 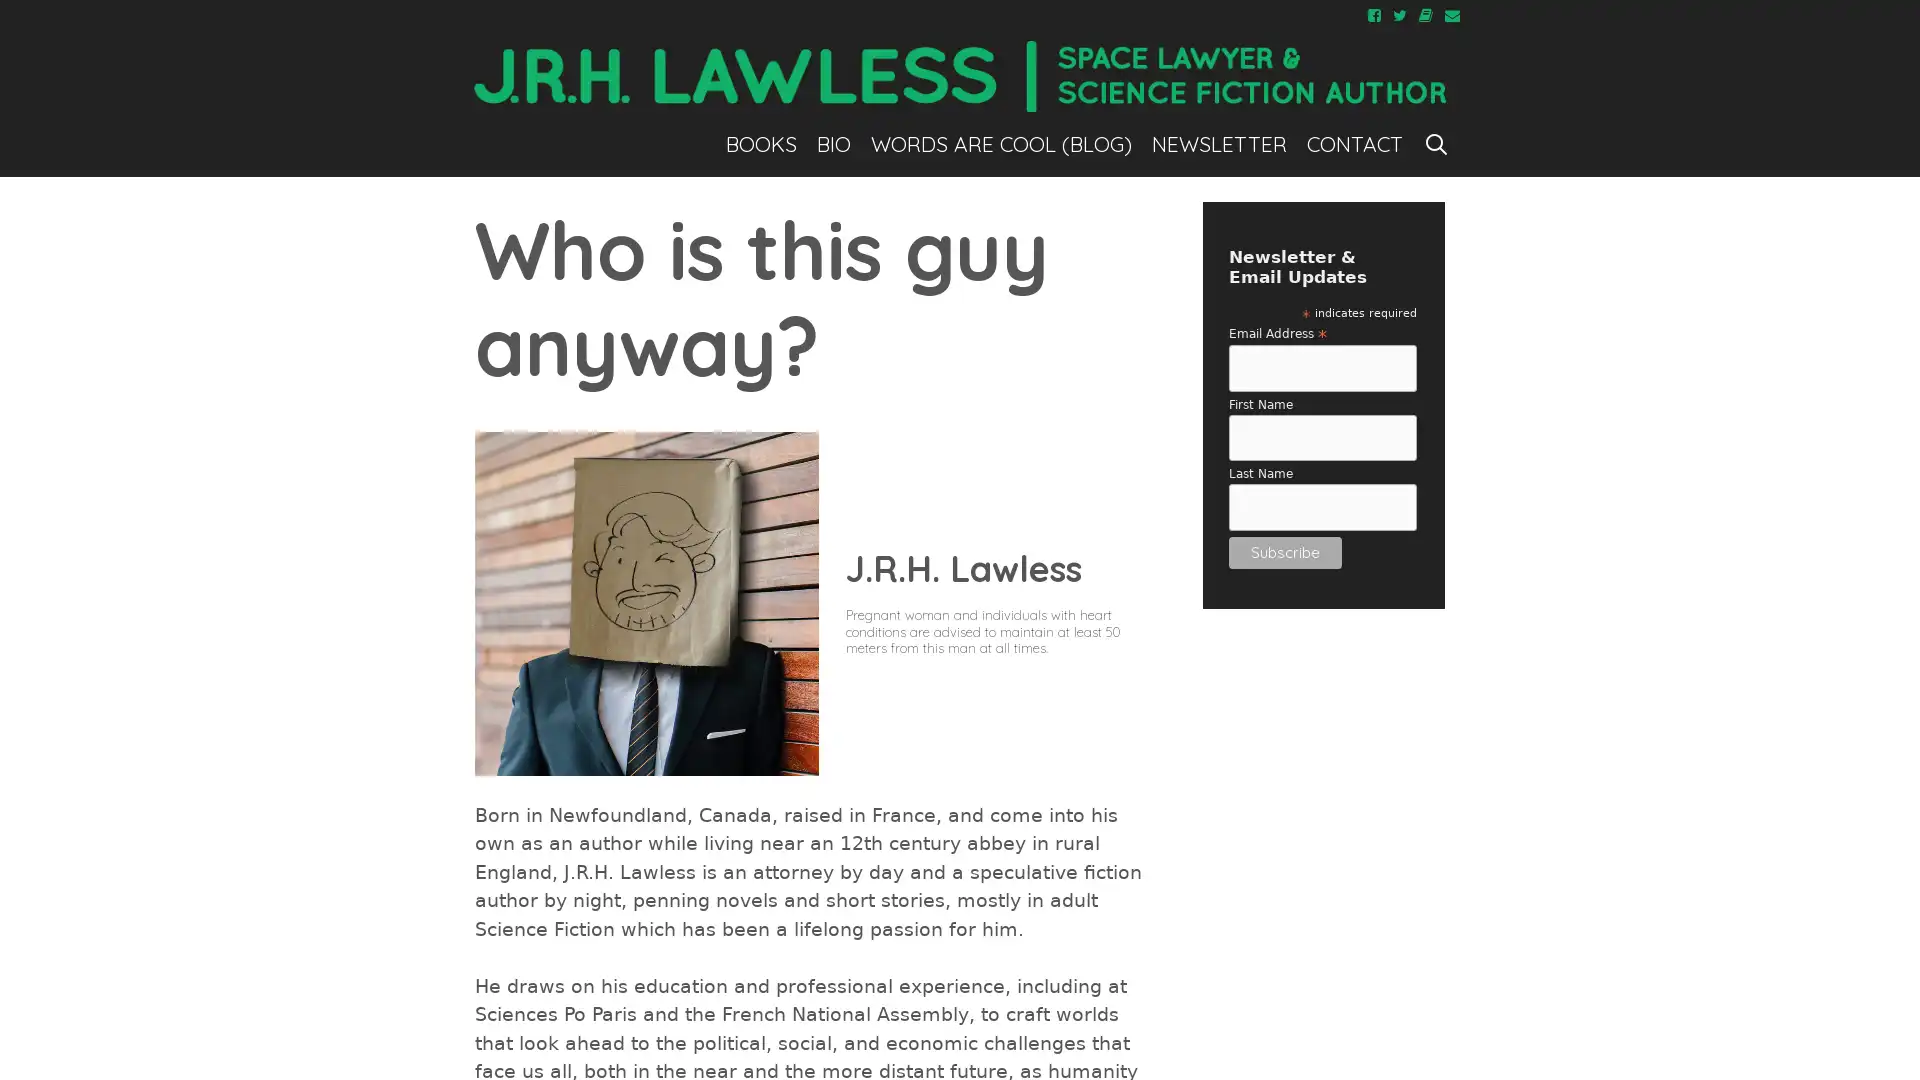 I want to click on Subscribe, so click(x=1284, y=551).